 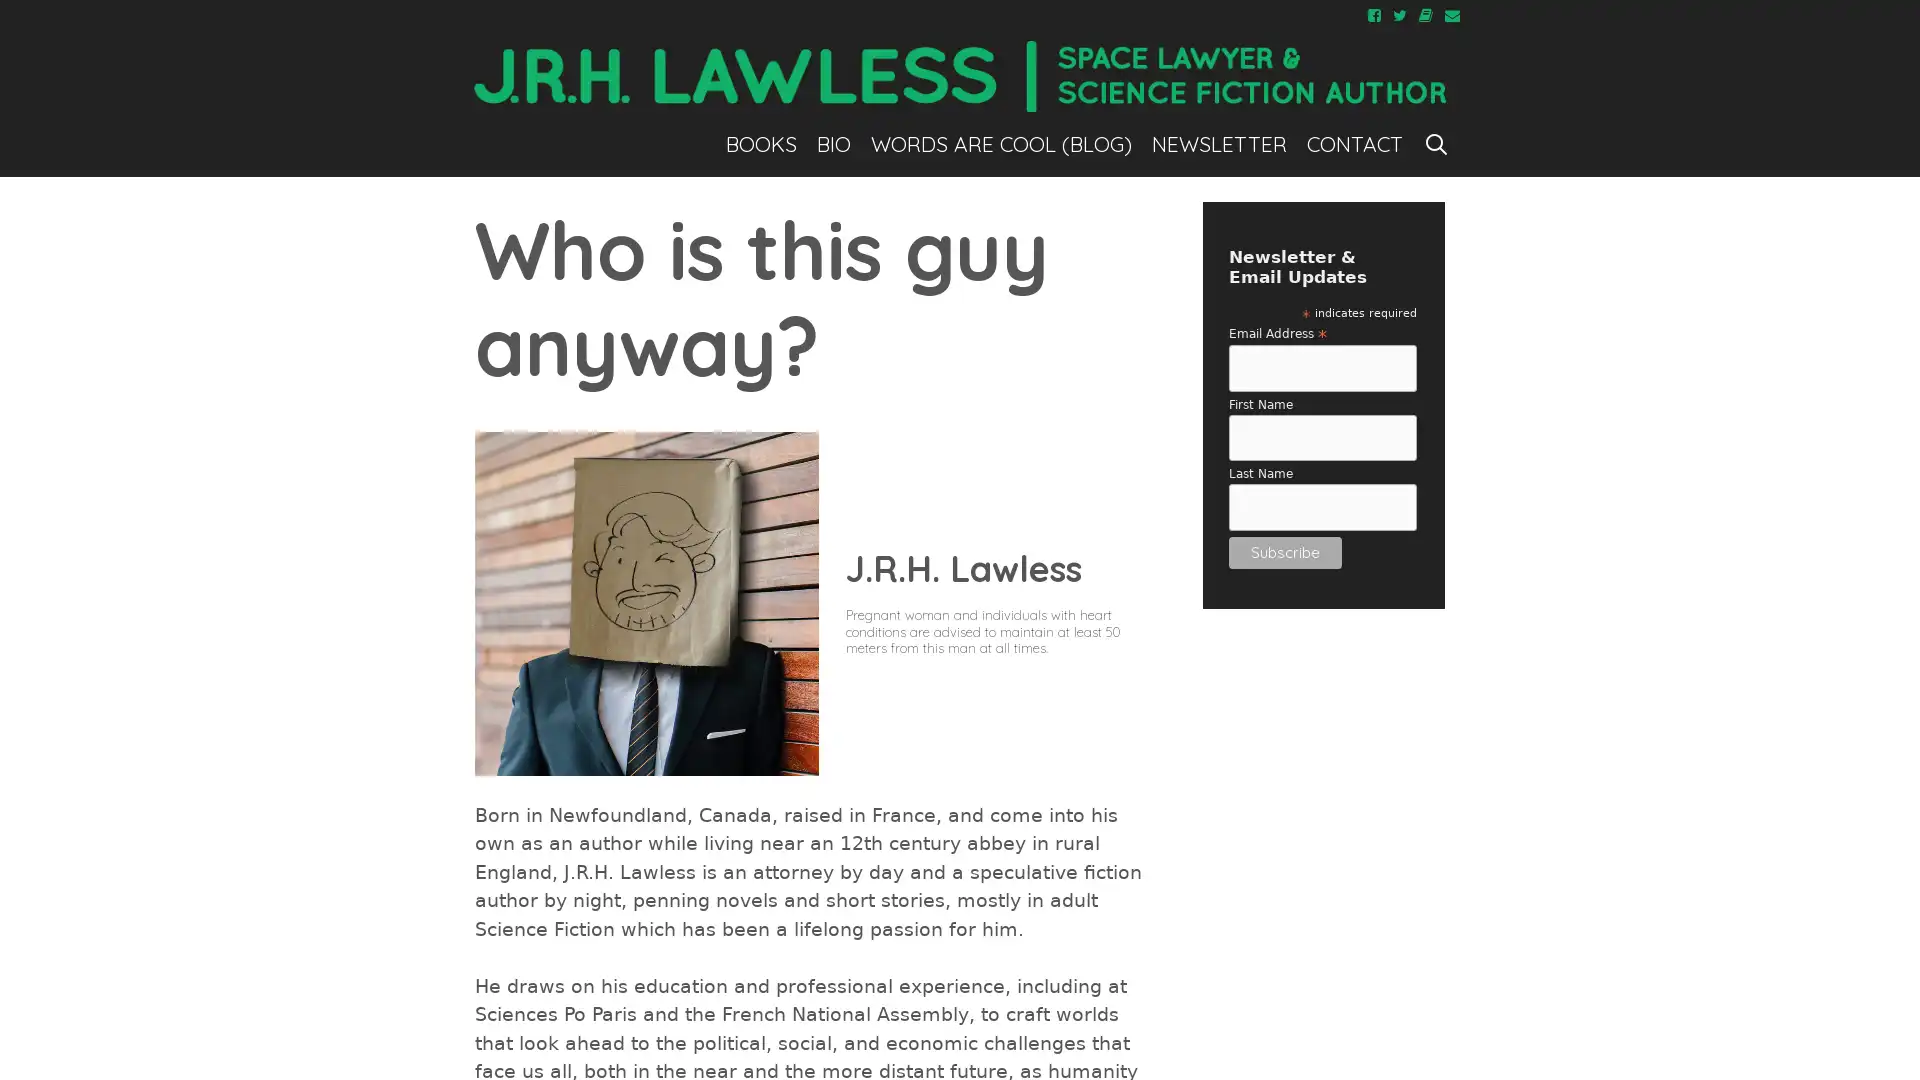 I want to click on Subscribe, so click(x=1284, y=551).